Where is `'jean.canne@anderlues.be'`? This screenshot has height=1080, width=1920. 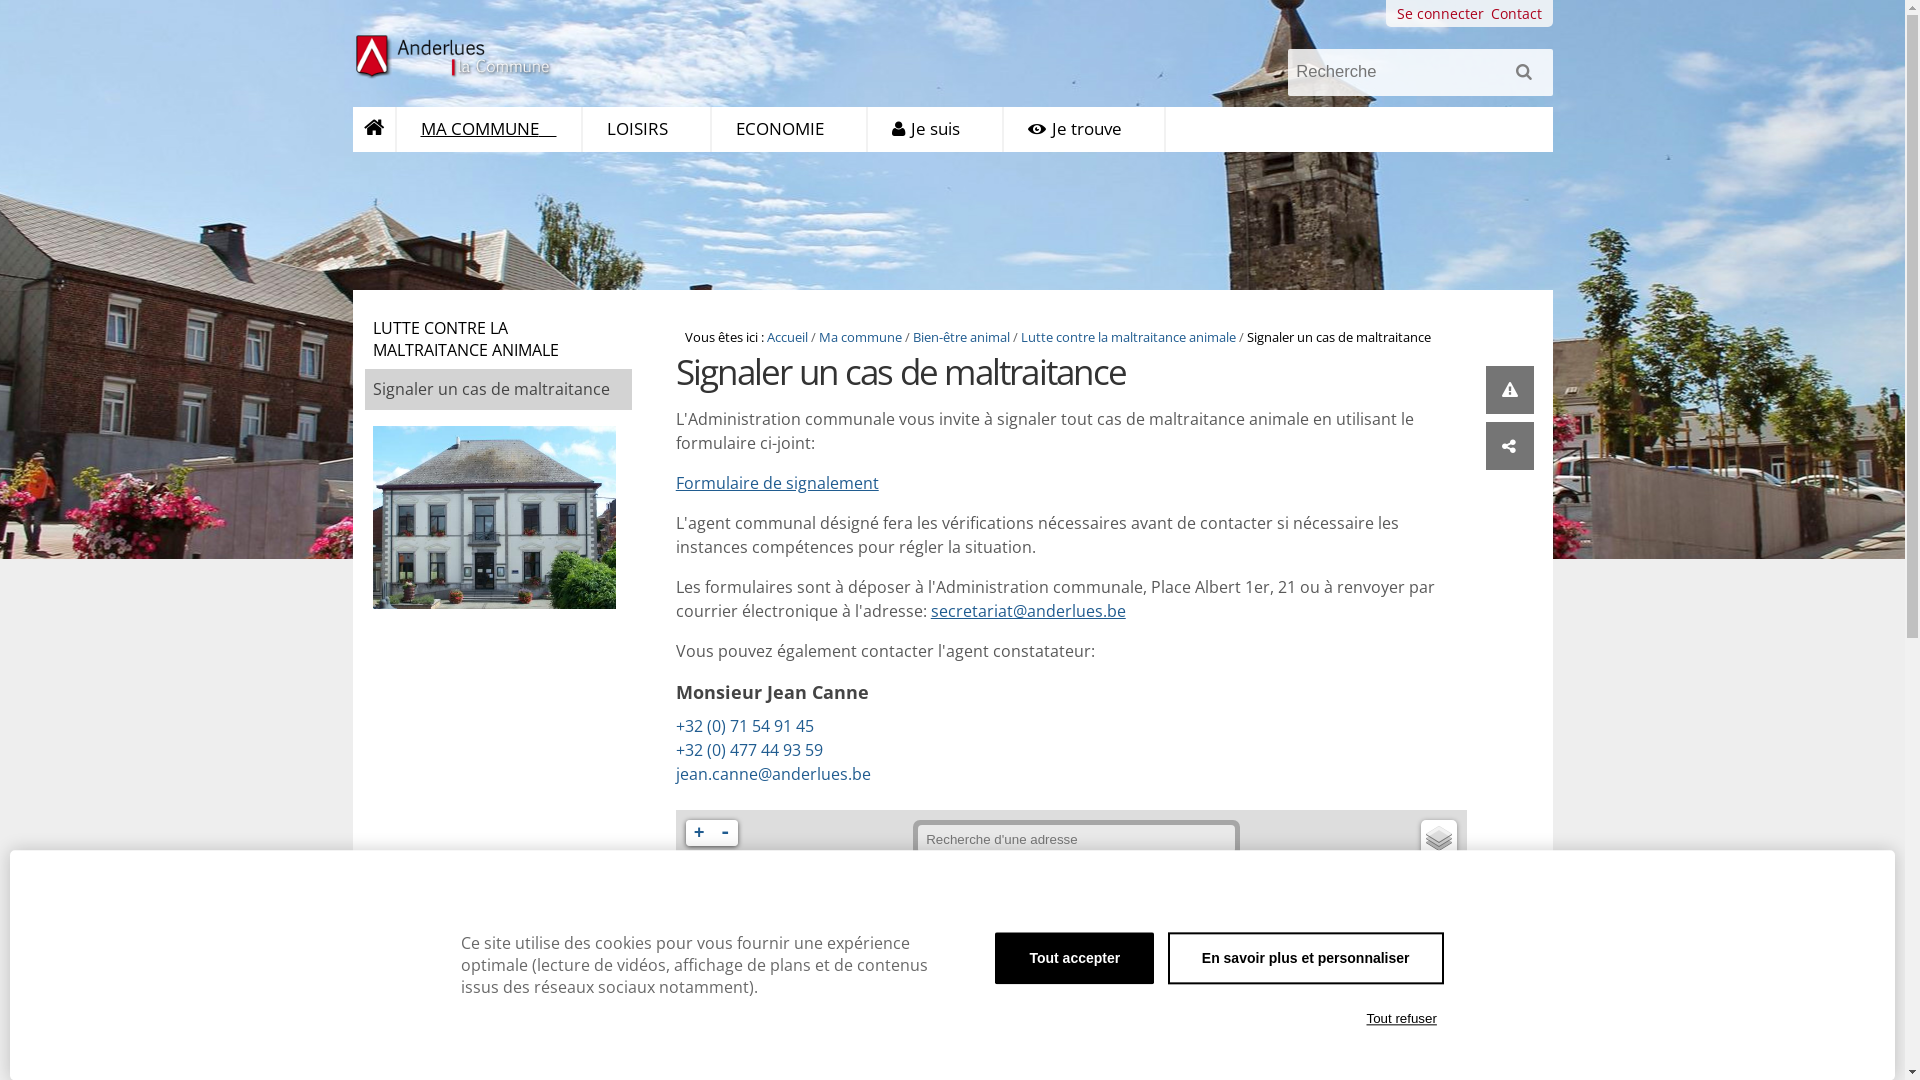
'jean.canne@anderlues.be' is located at coordinates (772, 773).